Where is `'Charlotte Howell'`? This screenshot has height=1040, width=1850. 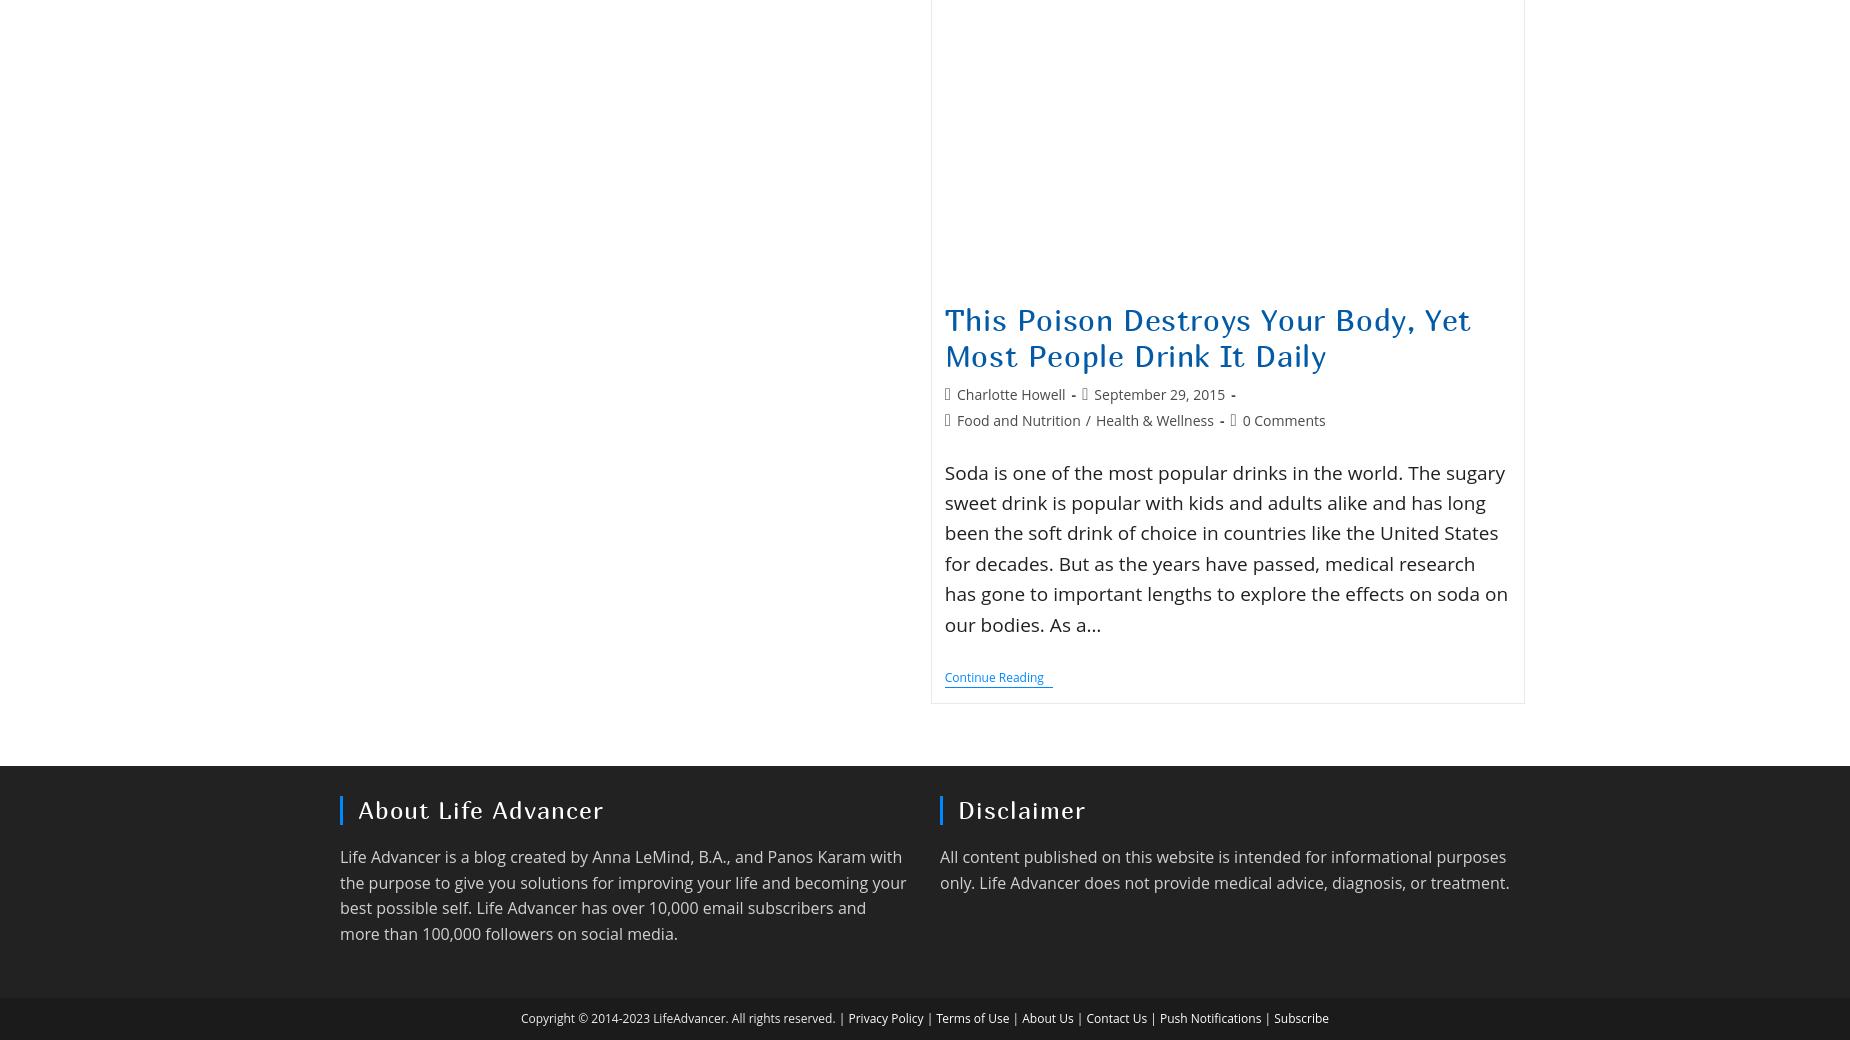 'Charlotte Howell' is located at coordinates (1009, 393).